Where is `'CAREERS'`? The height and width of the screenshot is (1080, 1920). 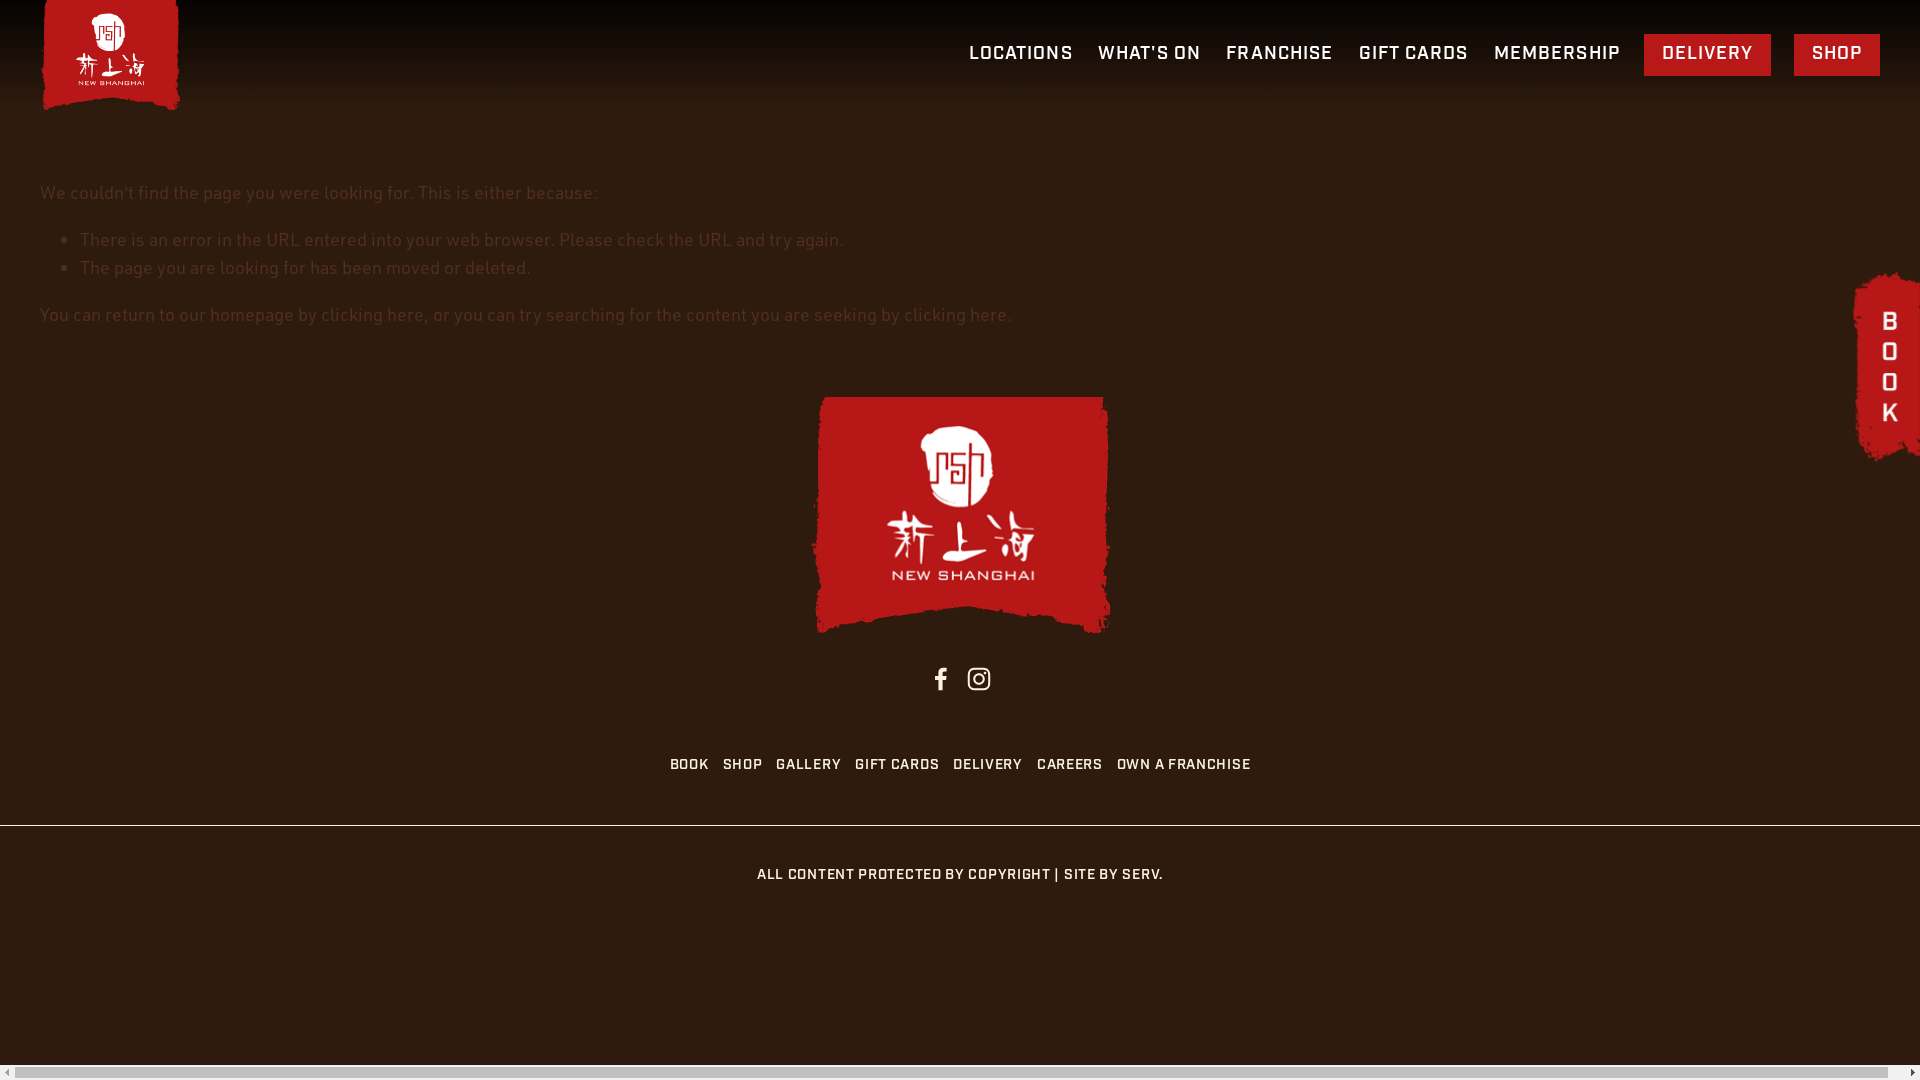
'CAREERS' is located at coordinates (1075, 765).